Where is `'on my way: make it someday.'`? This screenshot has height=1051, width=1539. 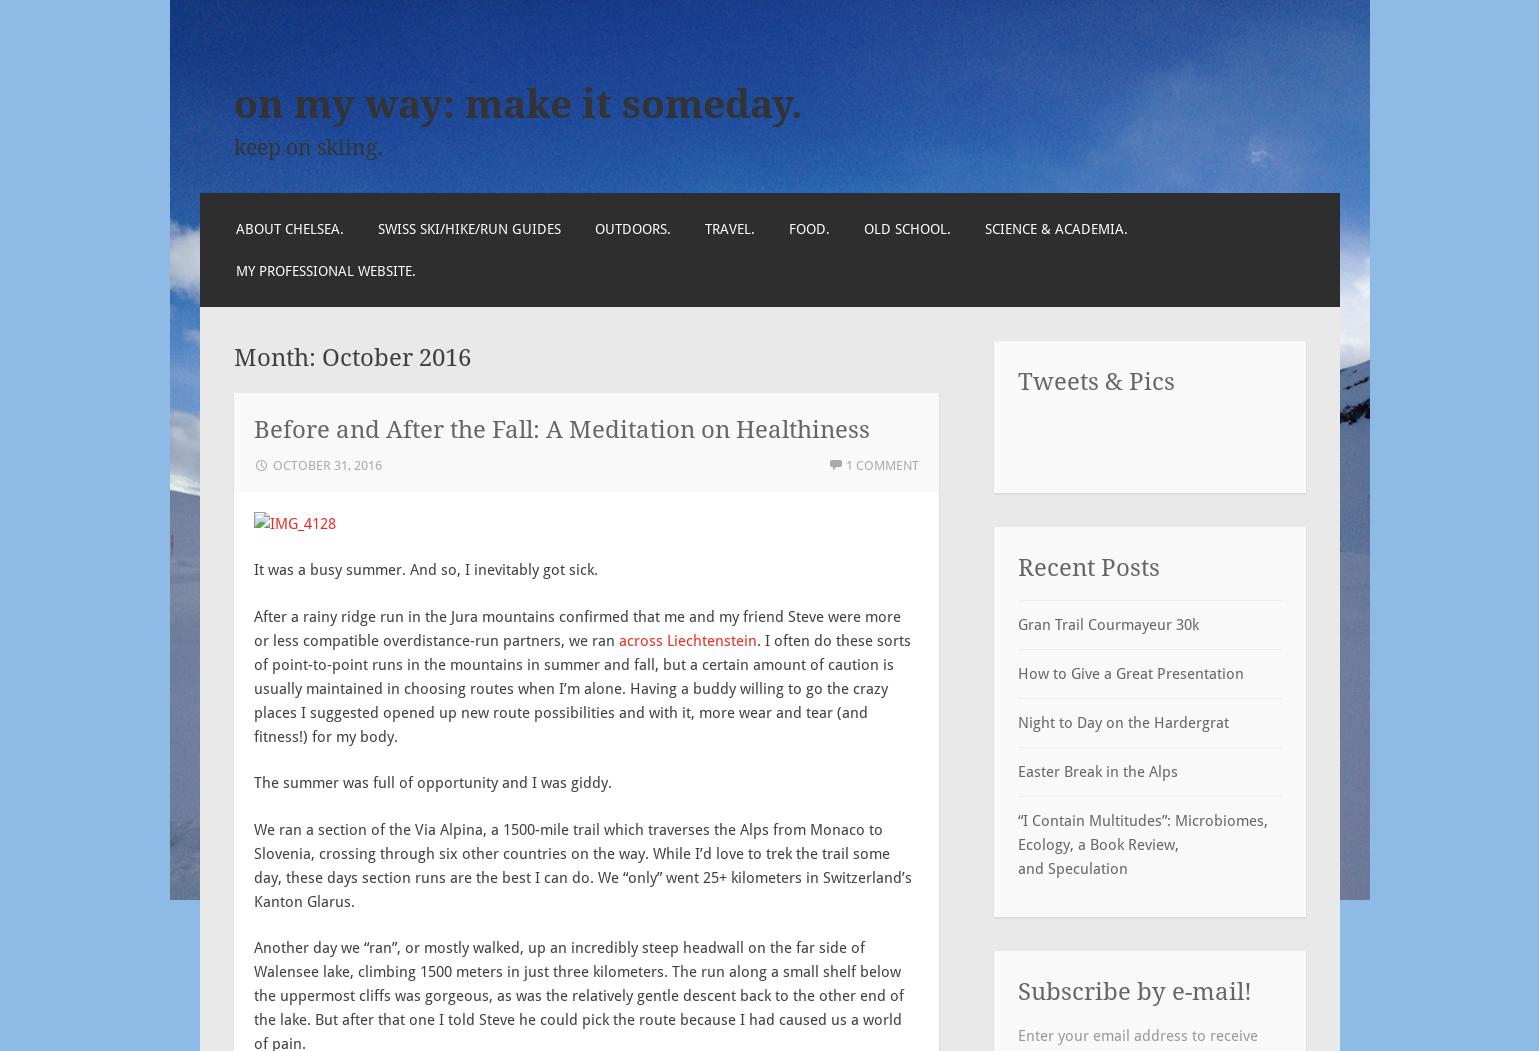
'on my way: make it someday.' is located at coordinates (517, 104).